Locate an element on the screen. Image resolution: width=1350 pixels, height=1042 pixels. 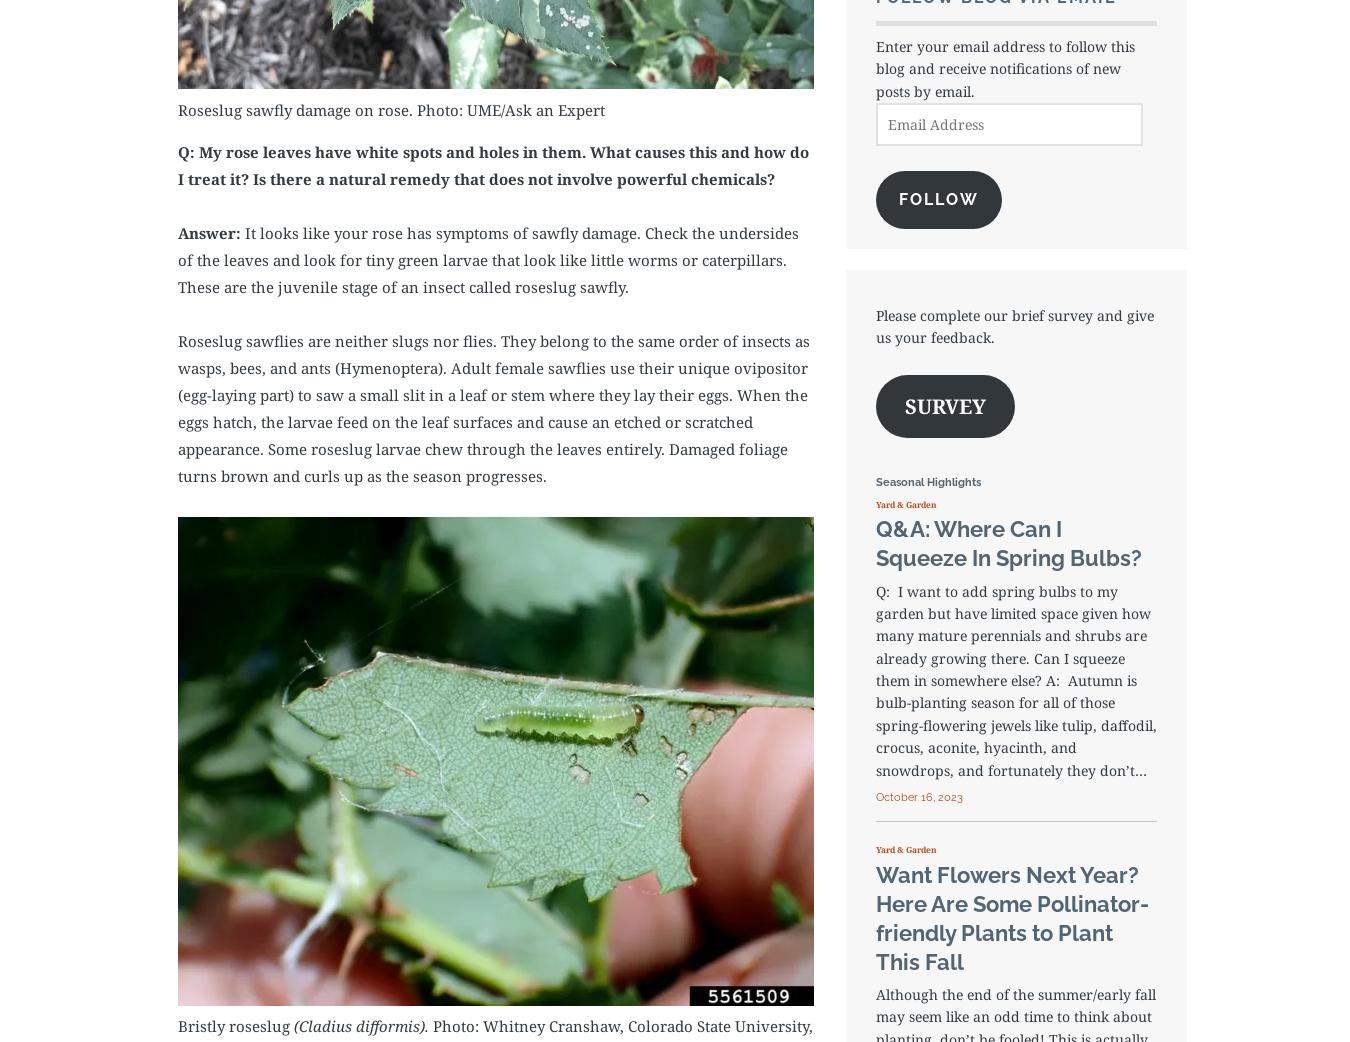
'It looks like your rose has symptoms of sawfly damage. Check the undersides of the leaves and look for tiny green larvae that look like little worms or caterpillars. These are the juvenile stage of an insect called roseslug sawfly.' is located at coordinates (487, 258).